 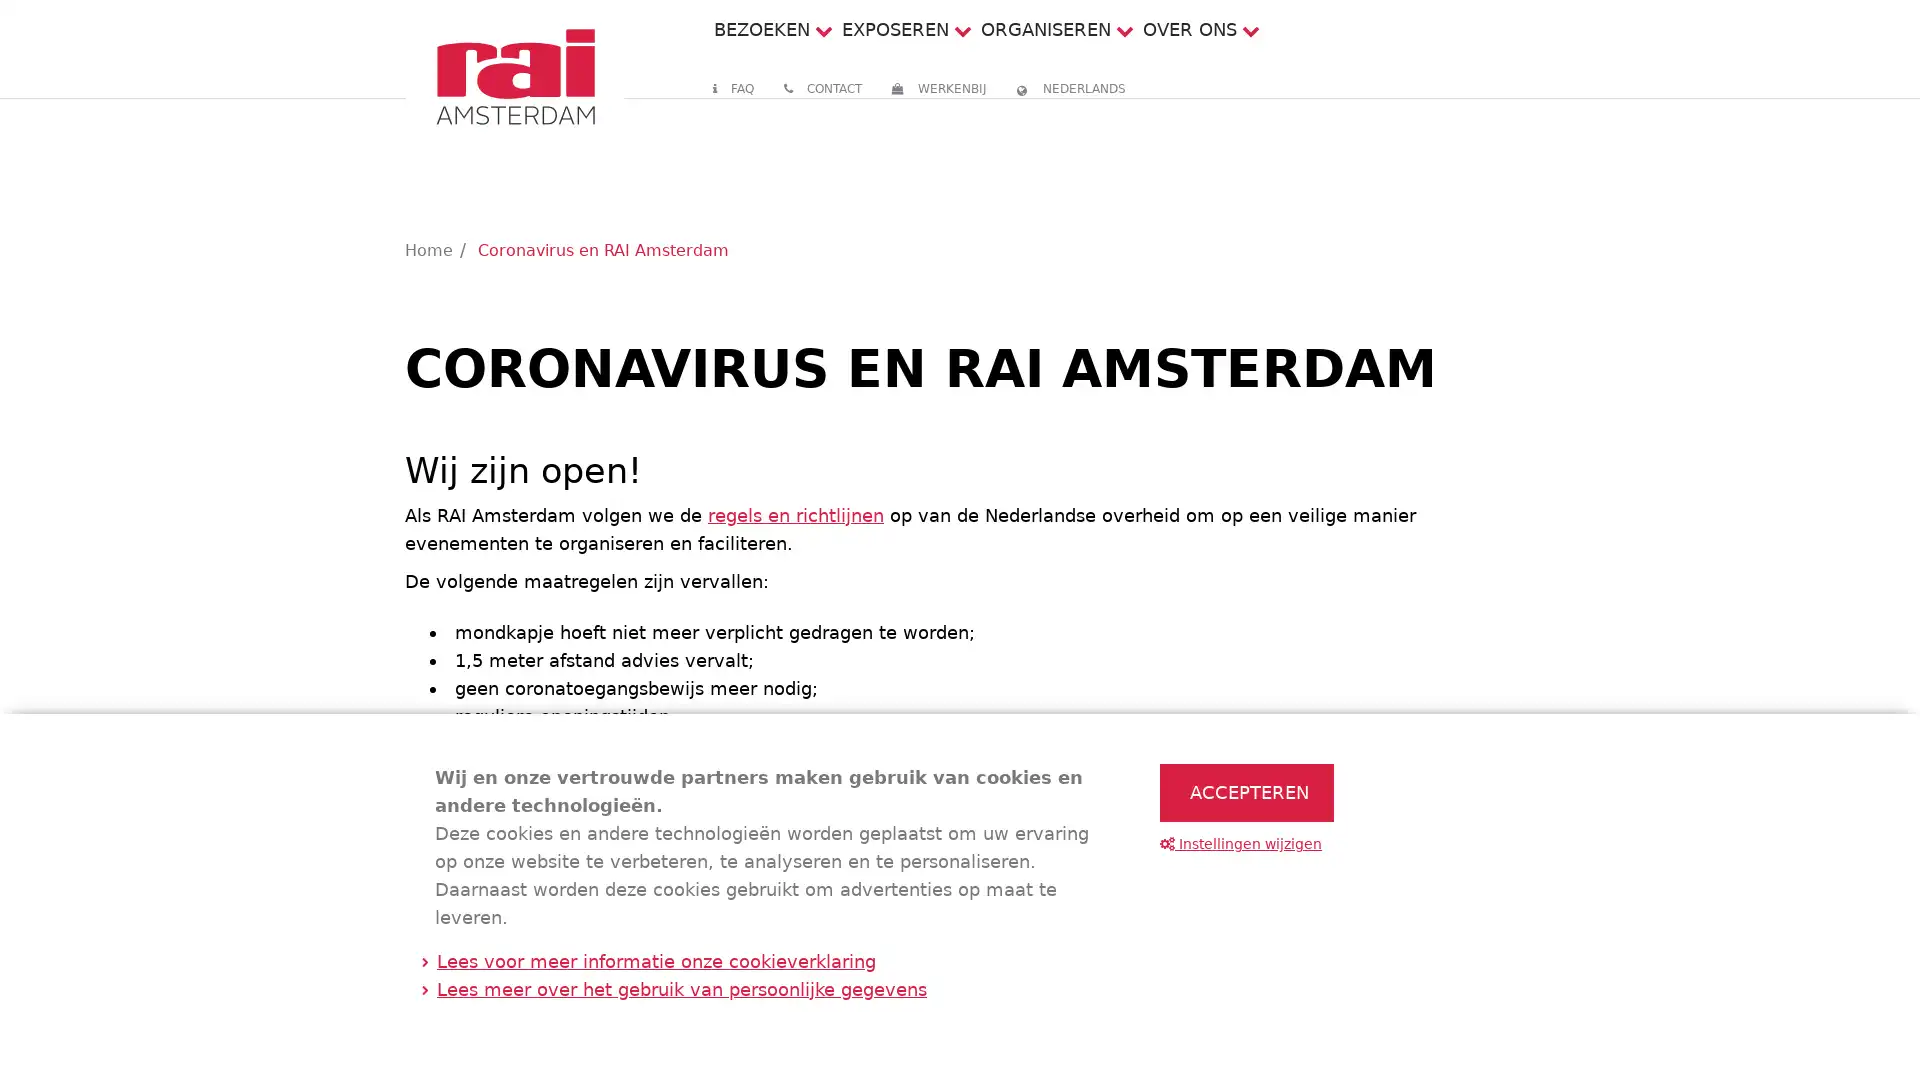 What do you see at coordinates (893, 29) in the screenshot?
I see `EXPOSEREN` at bounding box center [893, 29].